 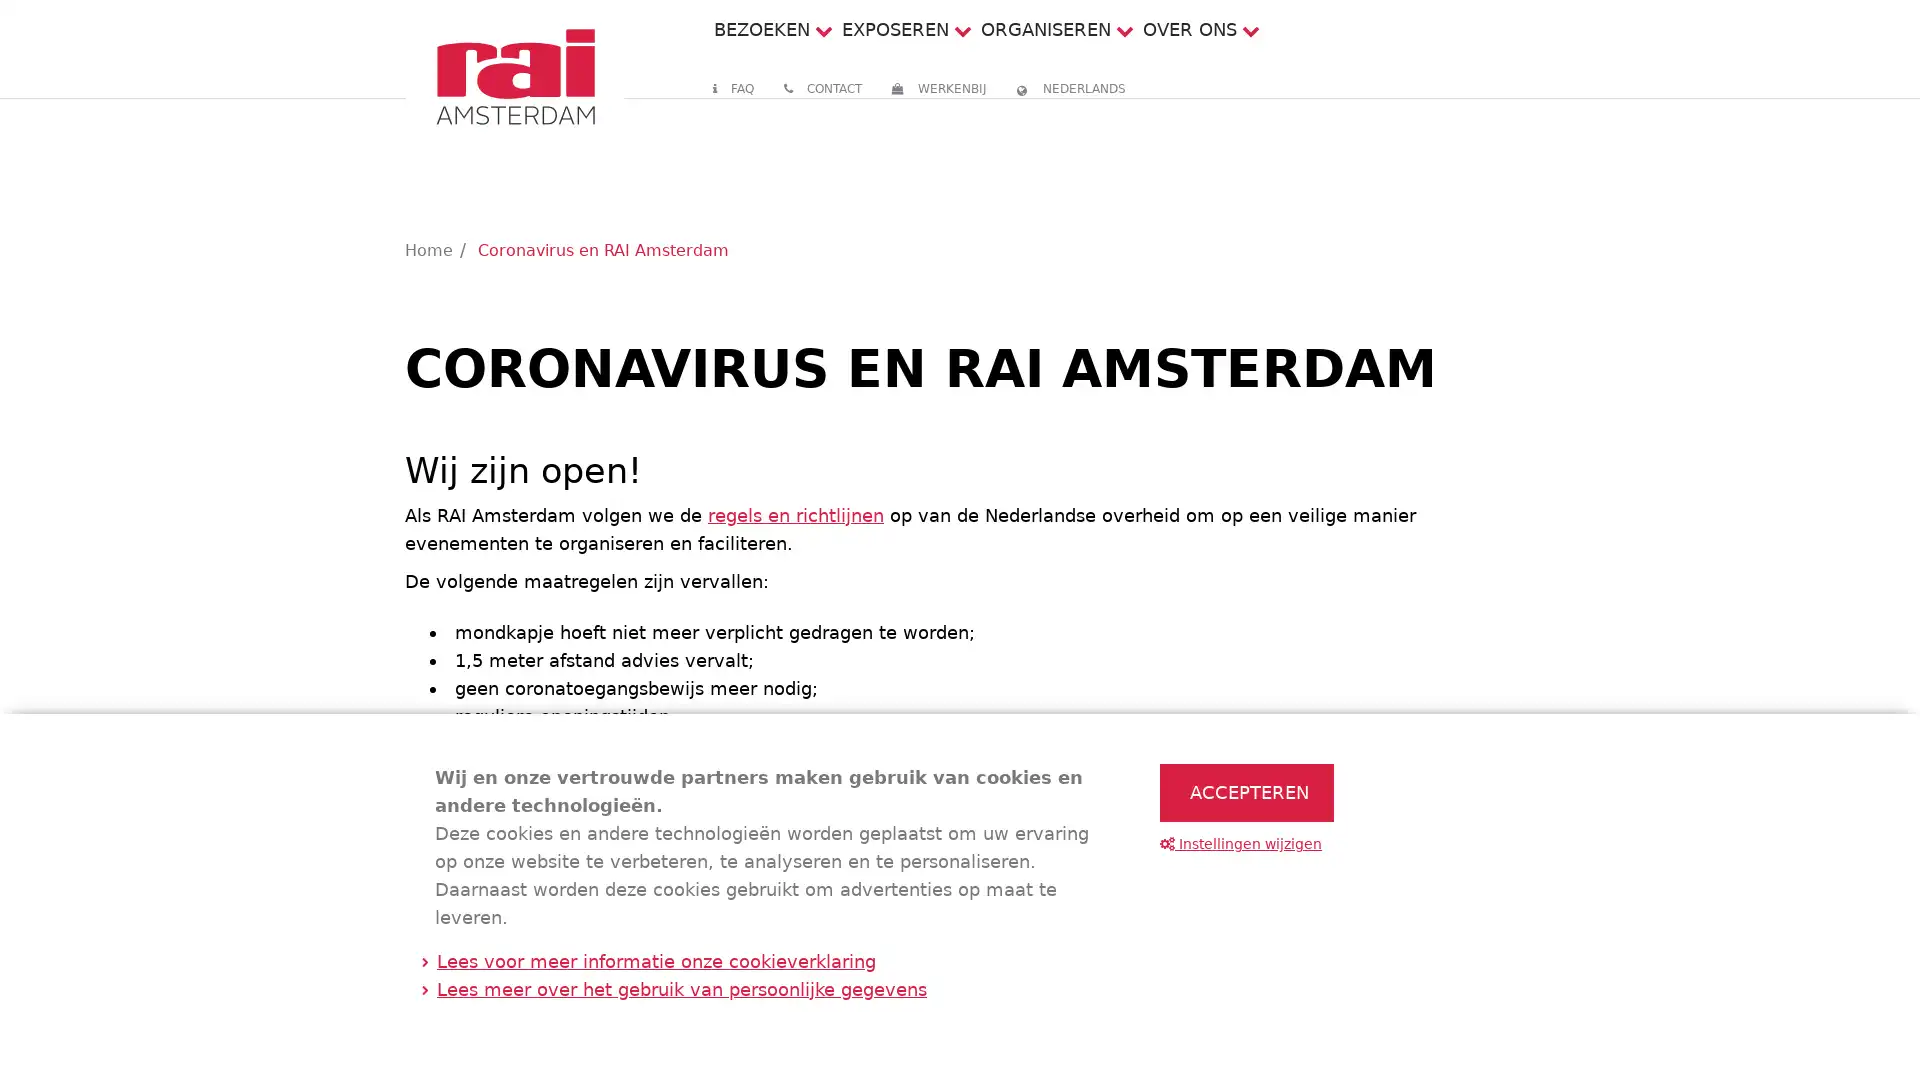 What do you see at coordinates (893, 29) in the screenshot?
I see `EXPOSEREN` at bounding box center [893, 29].